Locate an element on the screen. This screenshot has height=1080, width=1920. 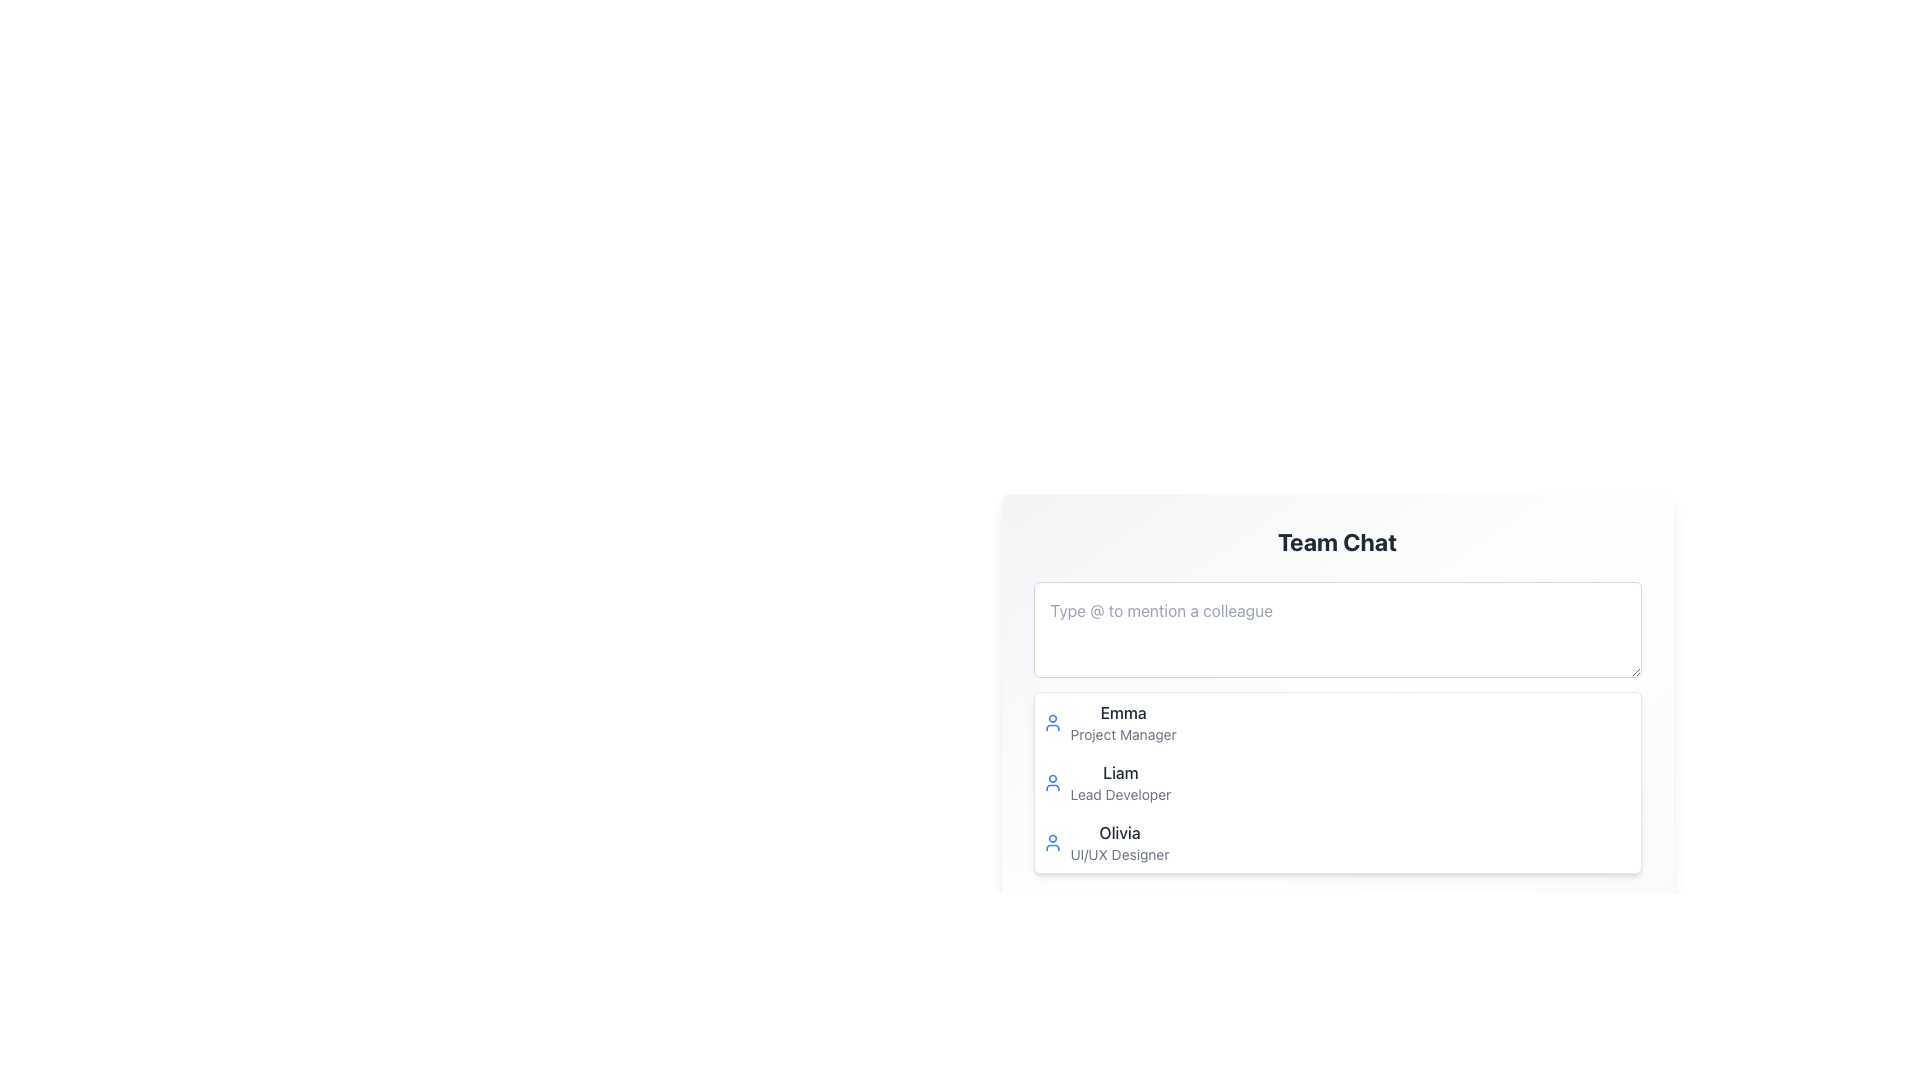
the 'Lead Developer' label associated with the user 'Liam' in the Team Chat section is located at coordinates (1120, 793).